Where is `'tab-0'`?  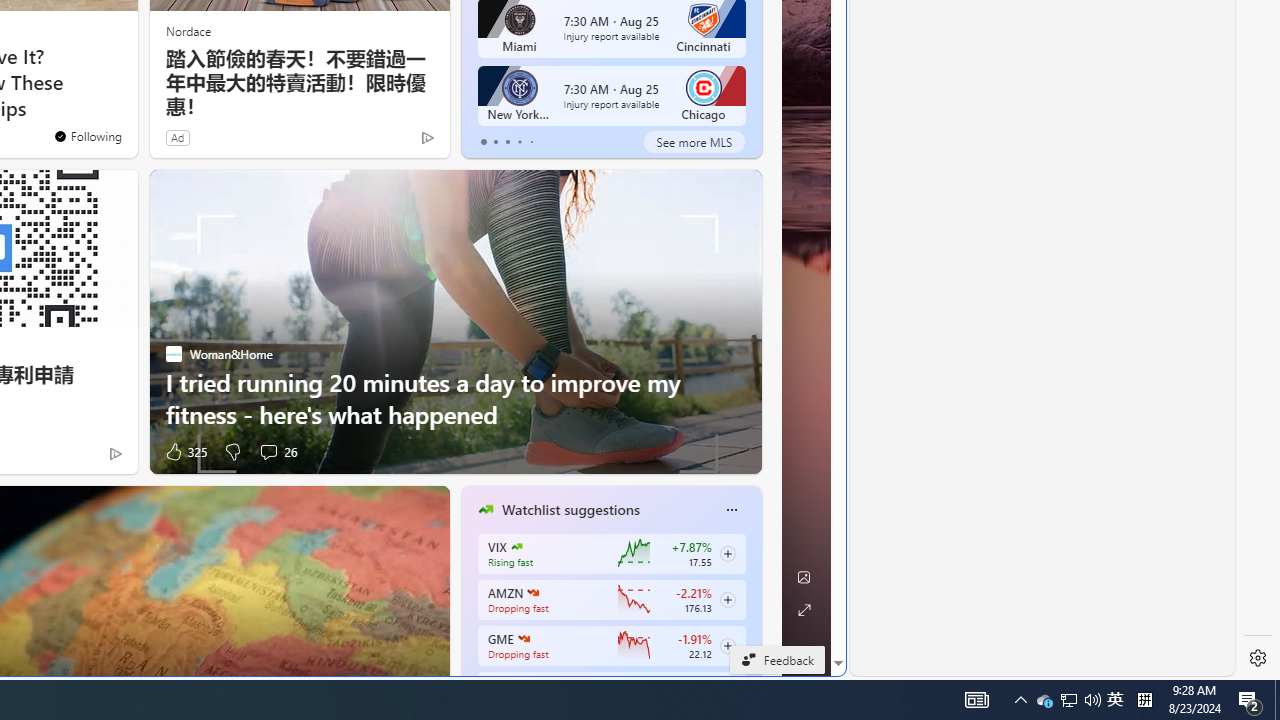 'tab-0' is located at coordinates (483, 141).